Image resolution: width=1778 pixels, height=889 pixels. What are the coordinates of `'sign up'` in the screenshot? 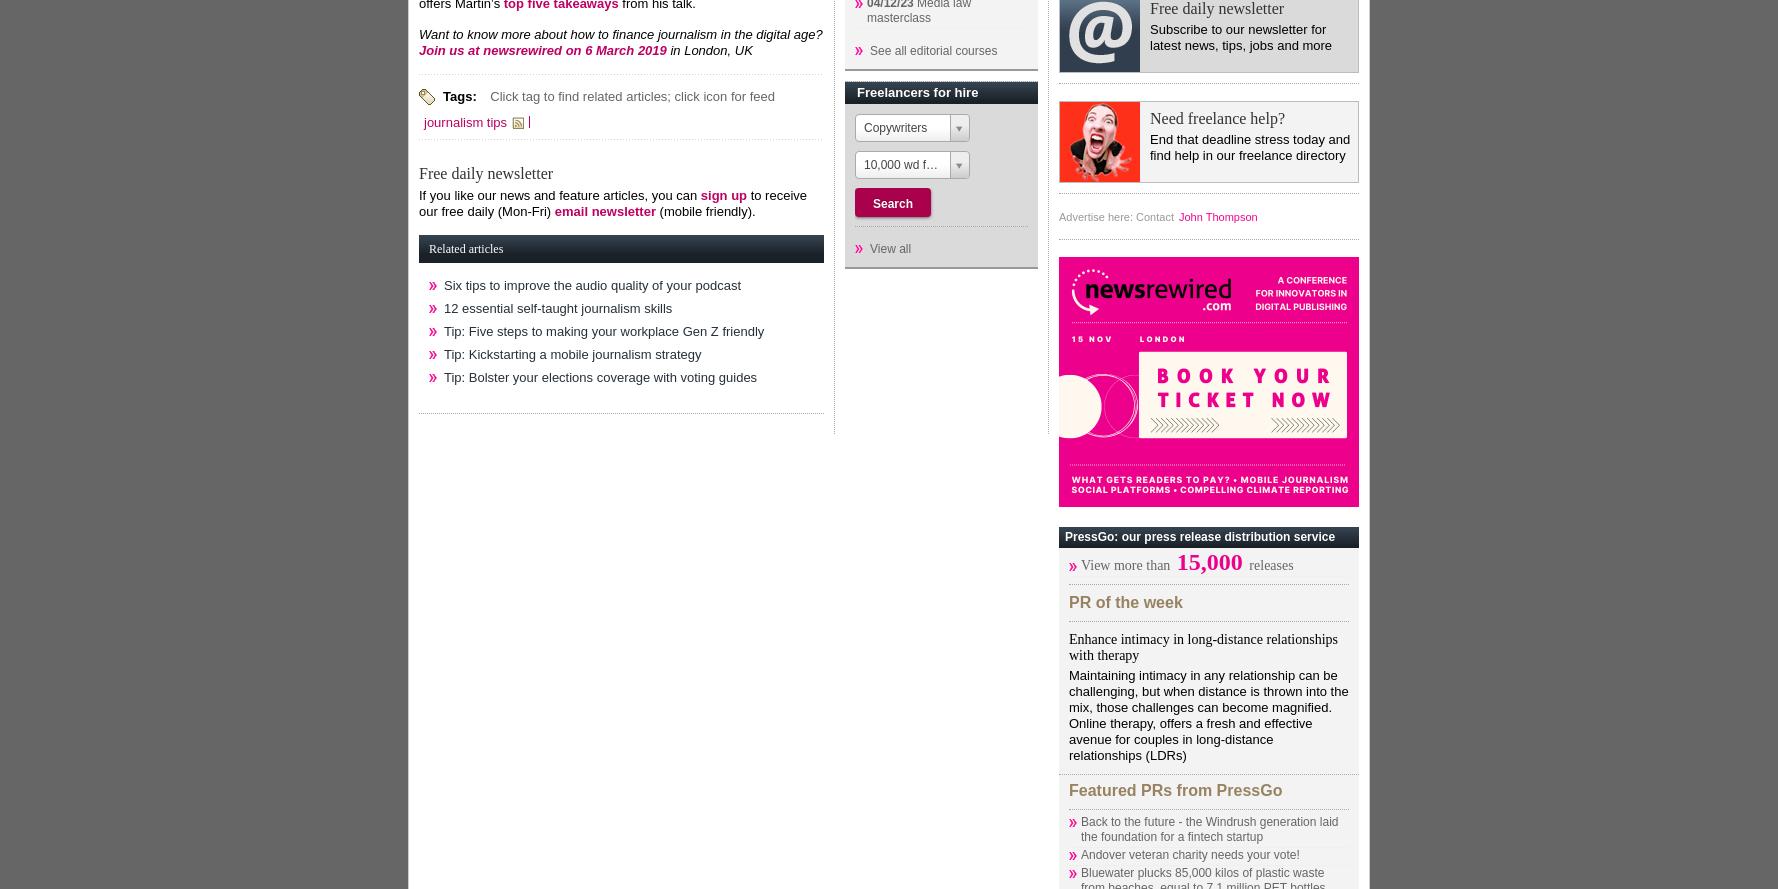 It's located at (722, 193).